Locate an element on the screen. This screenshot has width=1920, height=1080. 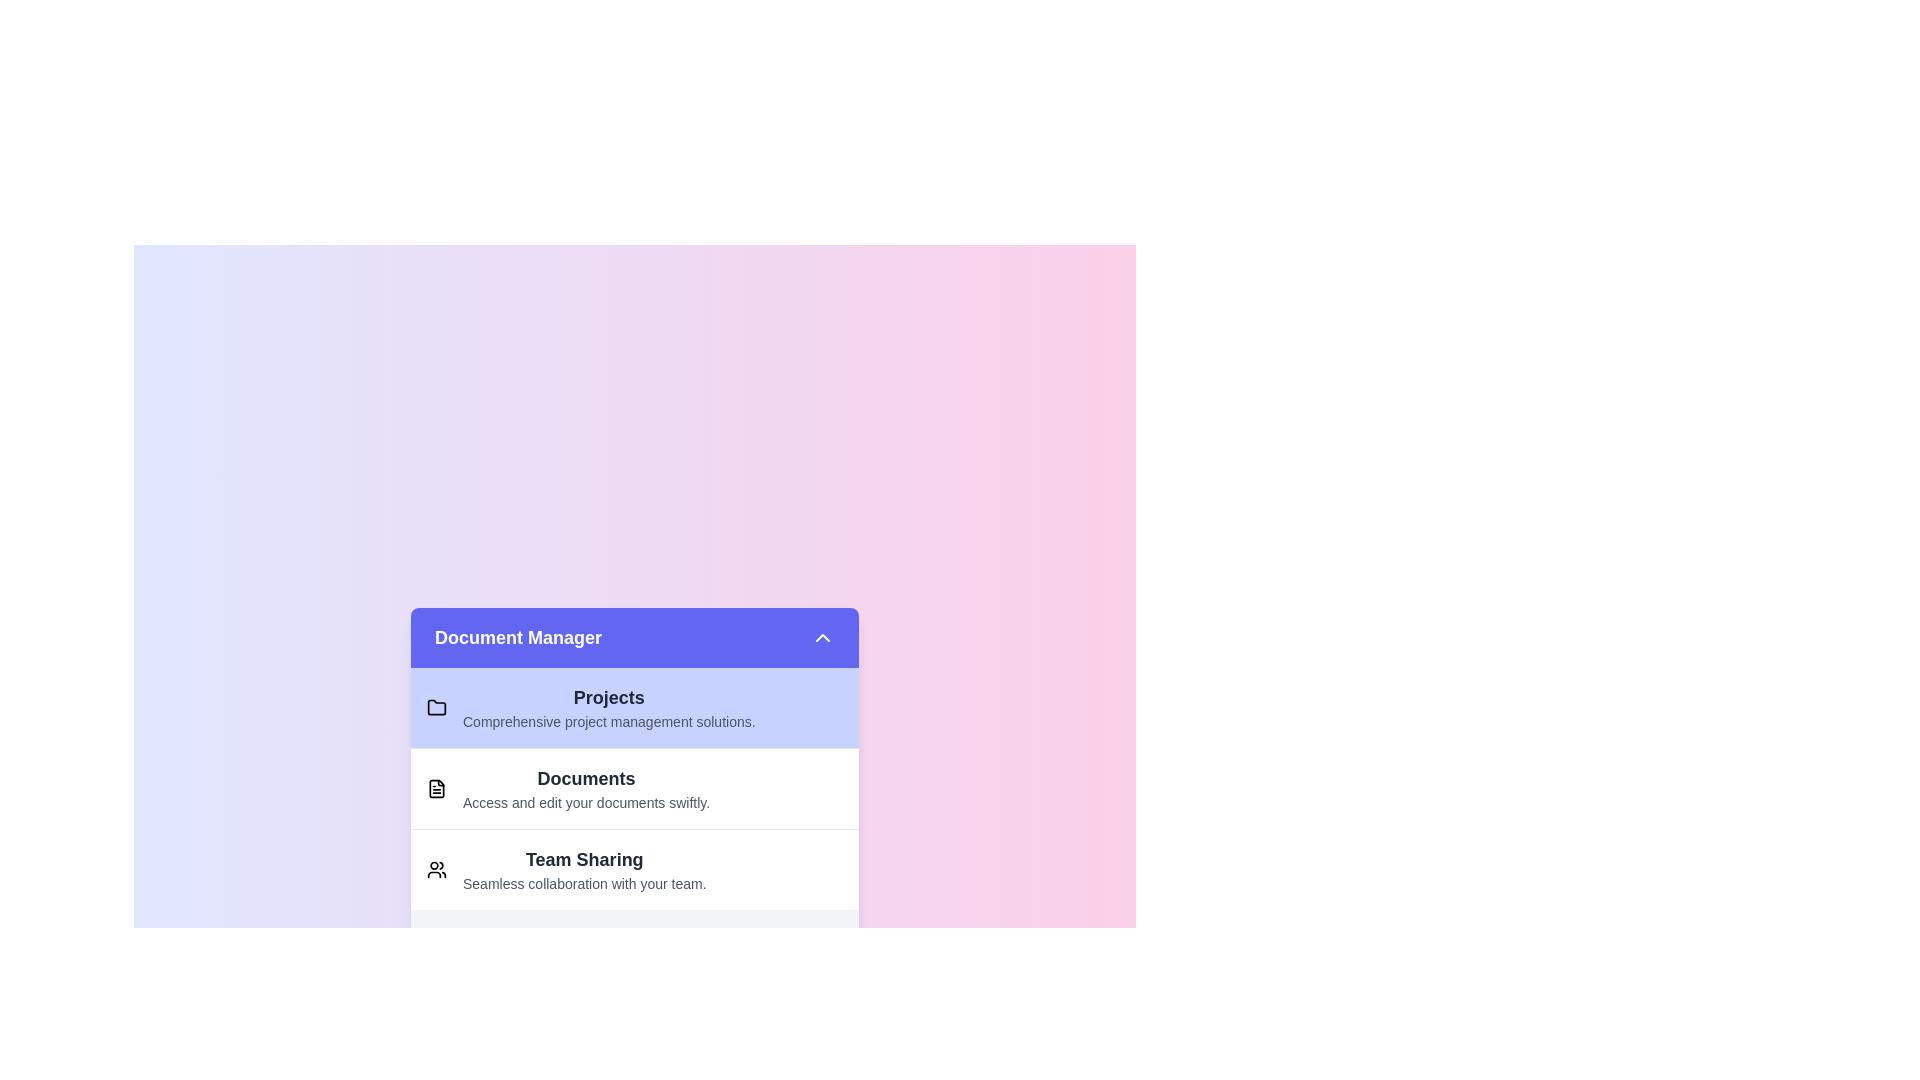
the item Documents in the list to select it is located at coordinates (633, 786).